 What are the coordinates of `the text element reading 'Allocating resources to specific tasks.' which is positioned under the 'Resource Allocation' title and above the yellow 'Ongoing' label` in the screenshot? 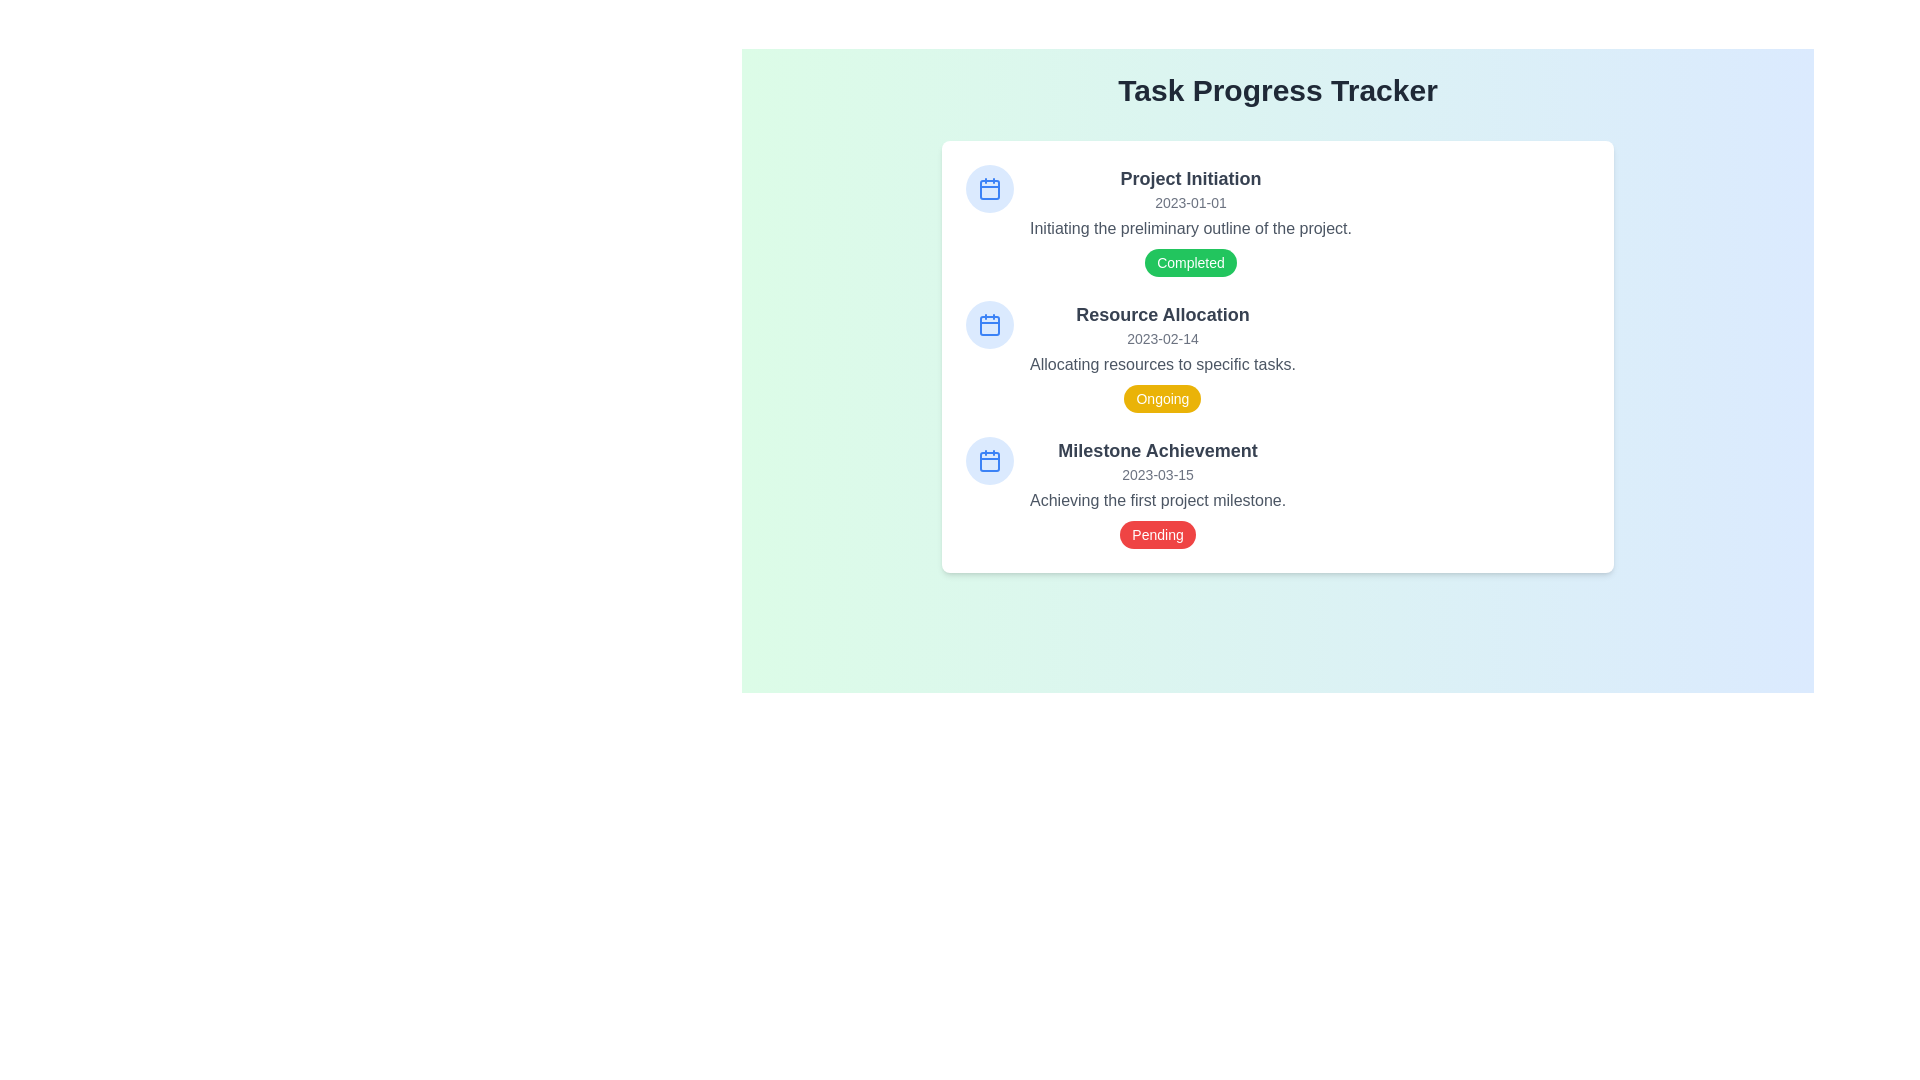 It's located at (1162, 365).